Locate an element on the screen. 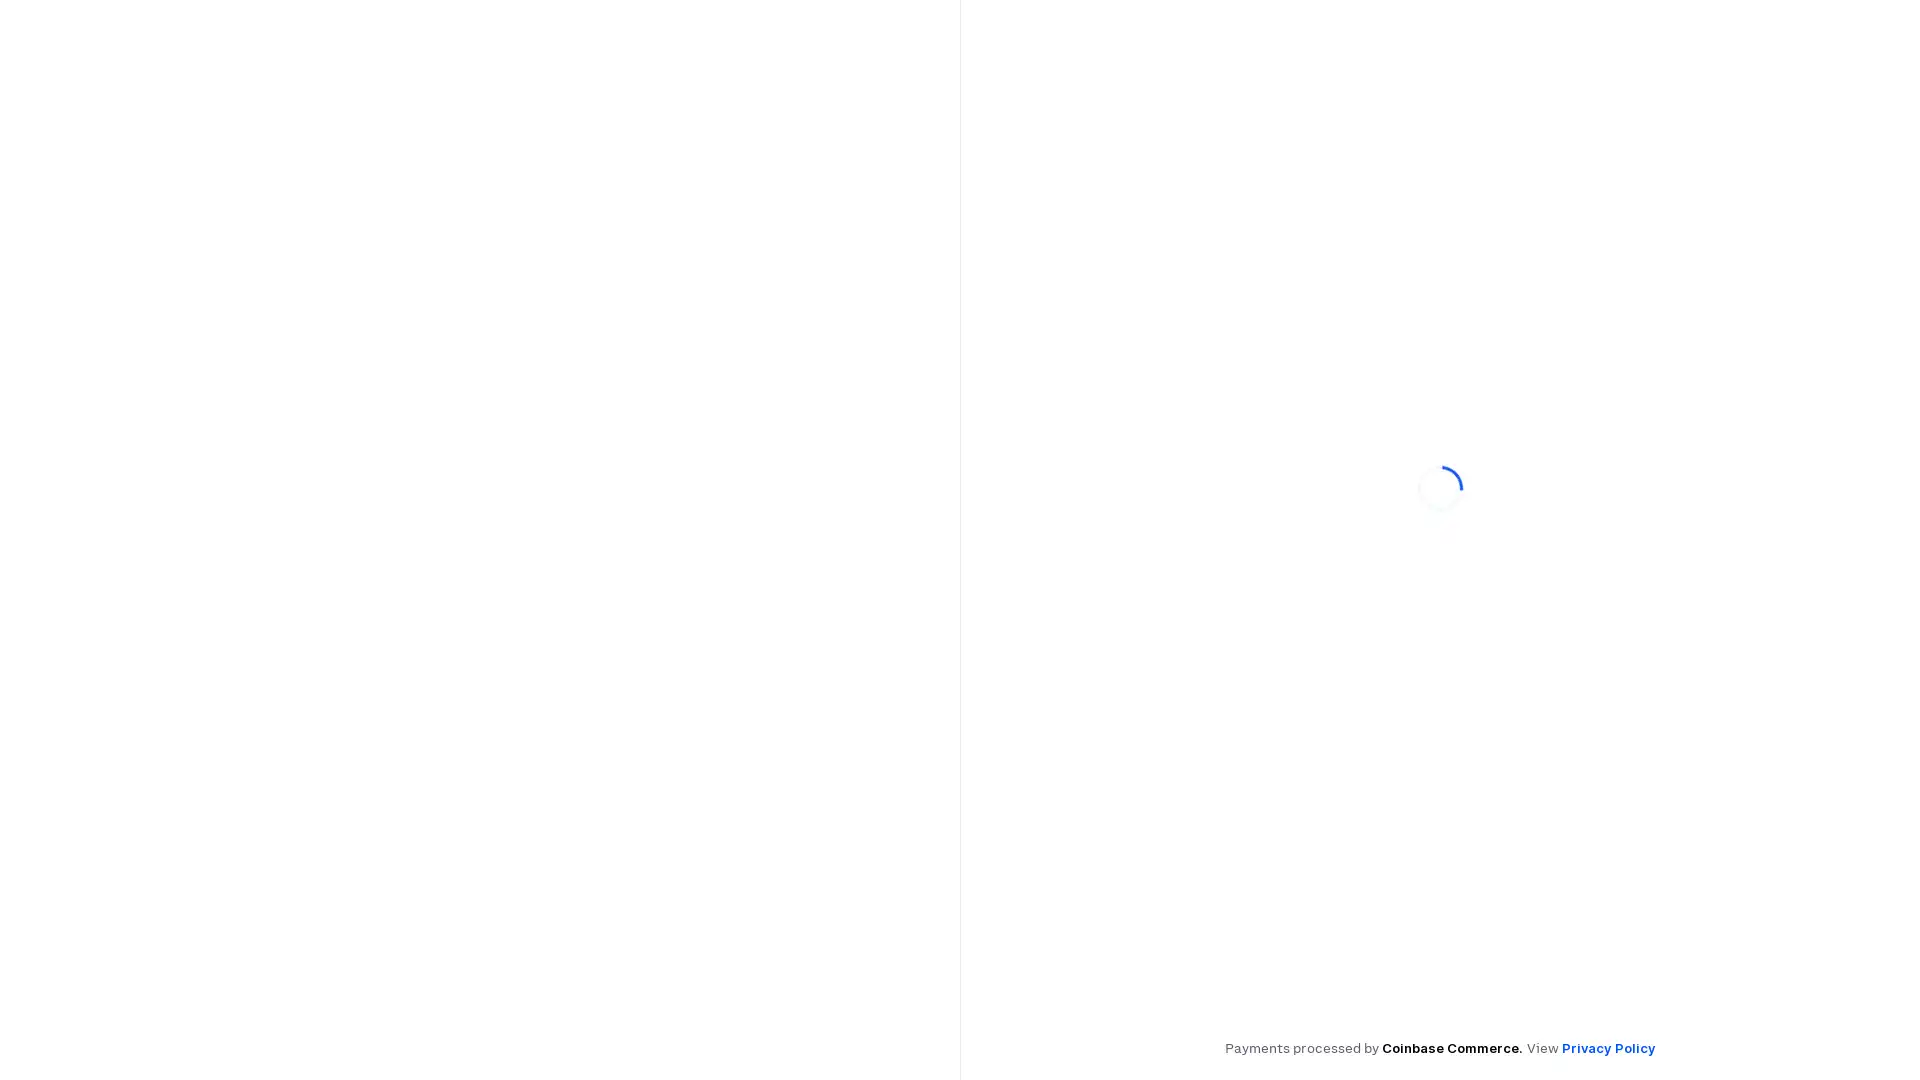  Ethereum Ethereum ETH is located at coordinates (1331, 483).